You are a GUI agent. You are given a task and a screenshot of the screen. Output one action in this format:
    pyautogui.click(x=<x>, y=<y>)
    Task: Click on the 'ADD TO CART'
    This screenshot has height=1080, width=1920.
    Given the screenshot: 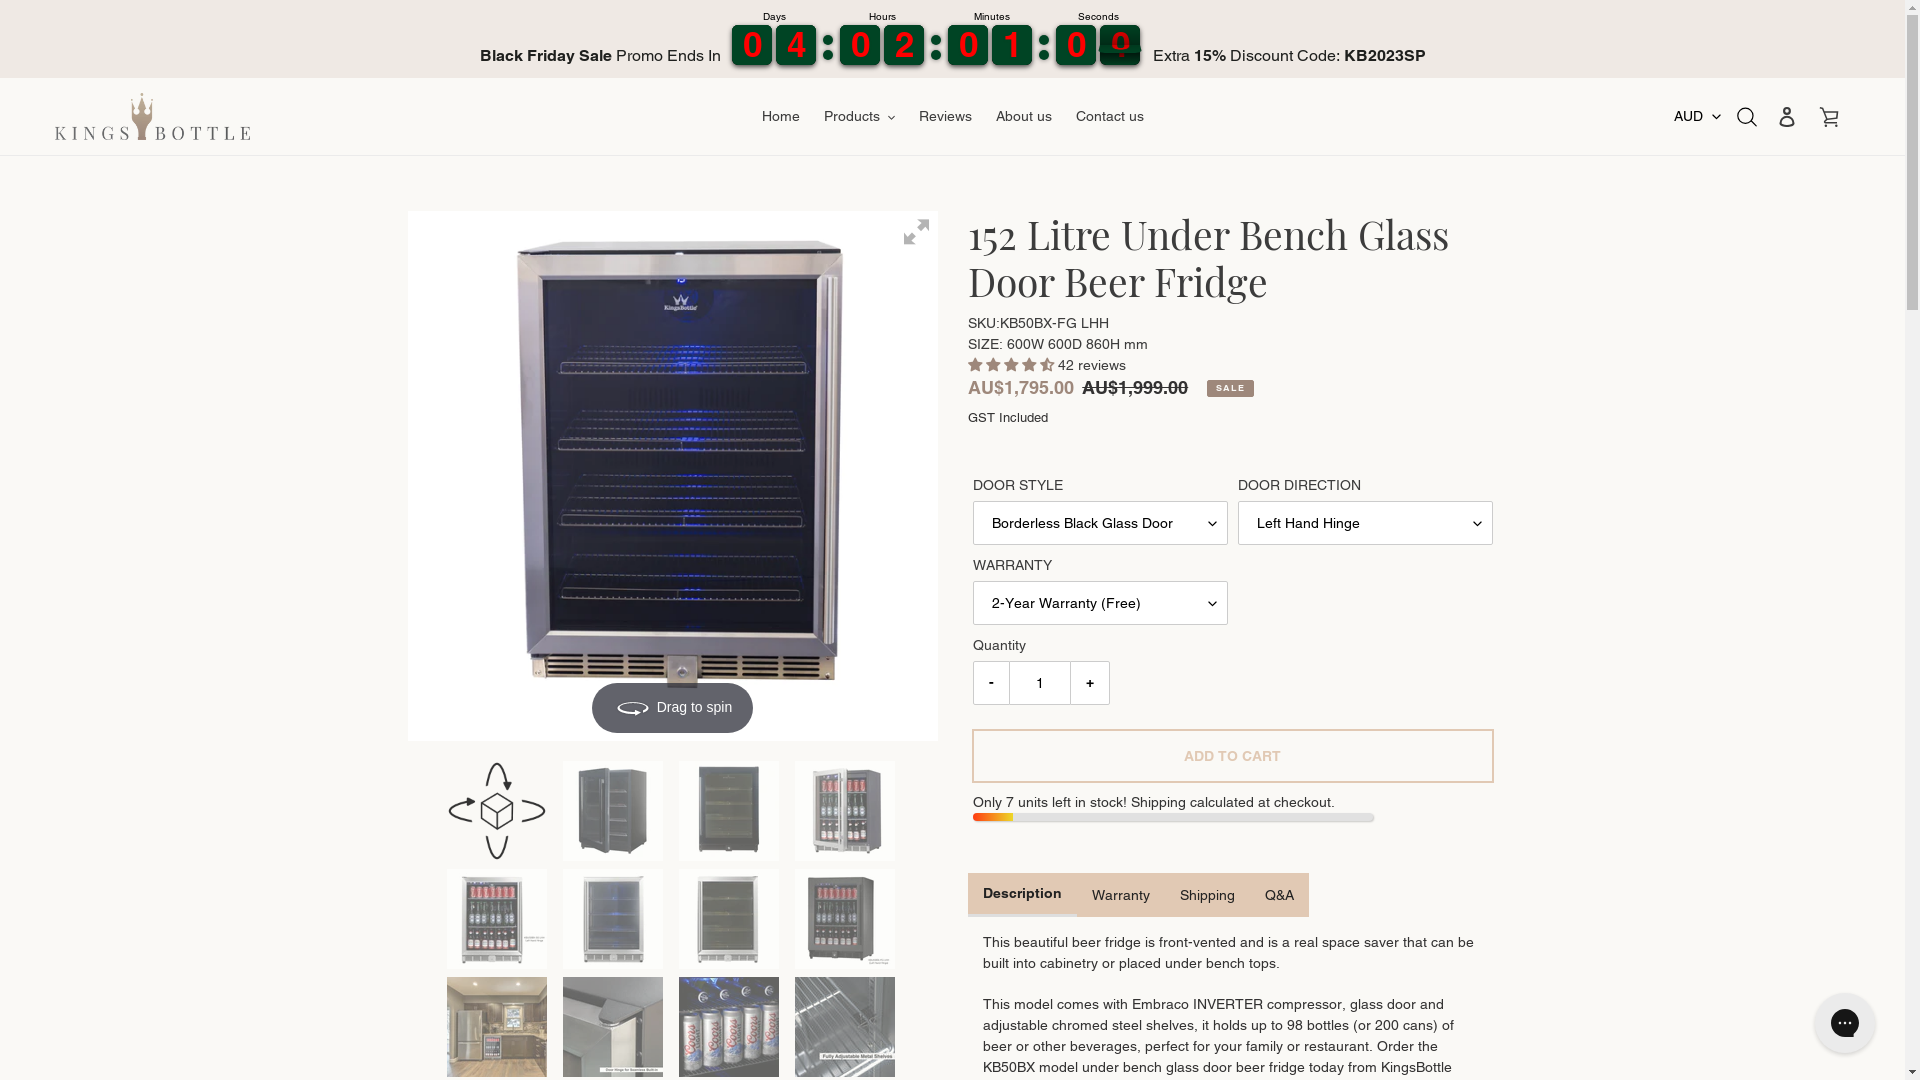 What is the action you would take?
    pyautogui.click(x=1231, y=756)
    